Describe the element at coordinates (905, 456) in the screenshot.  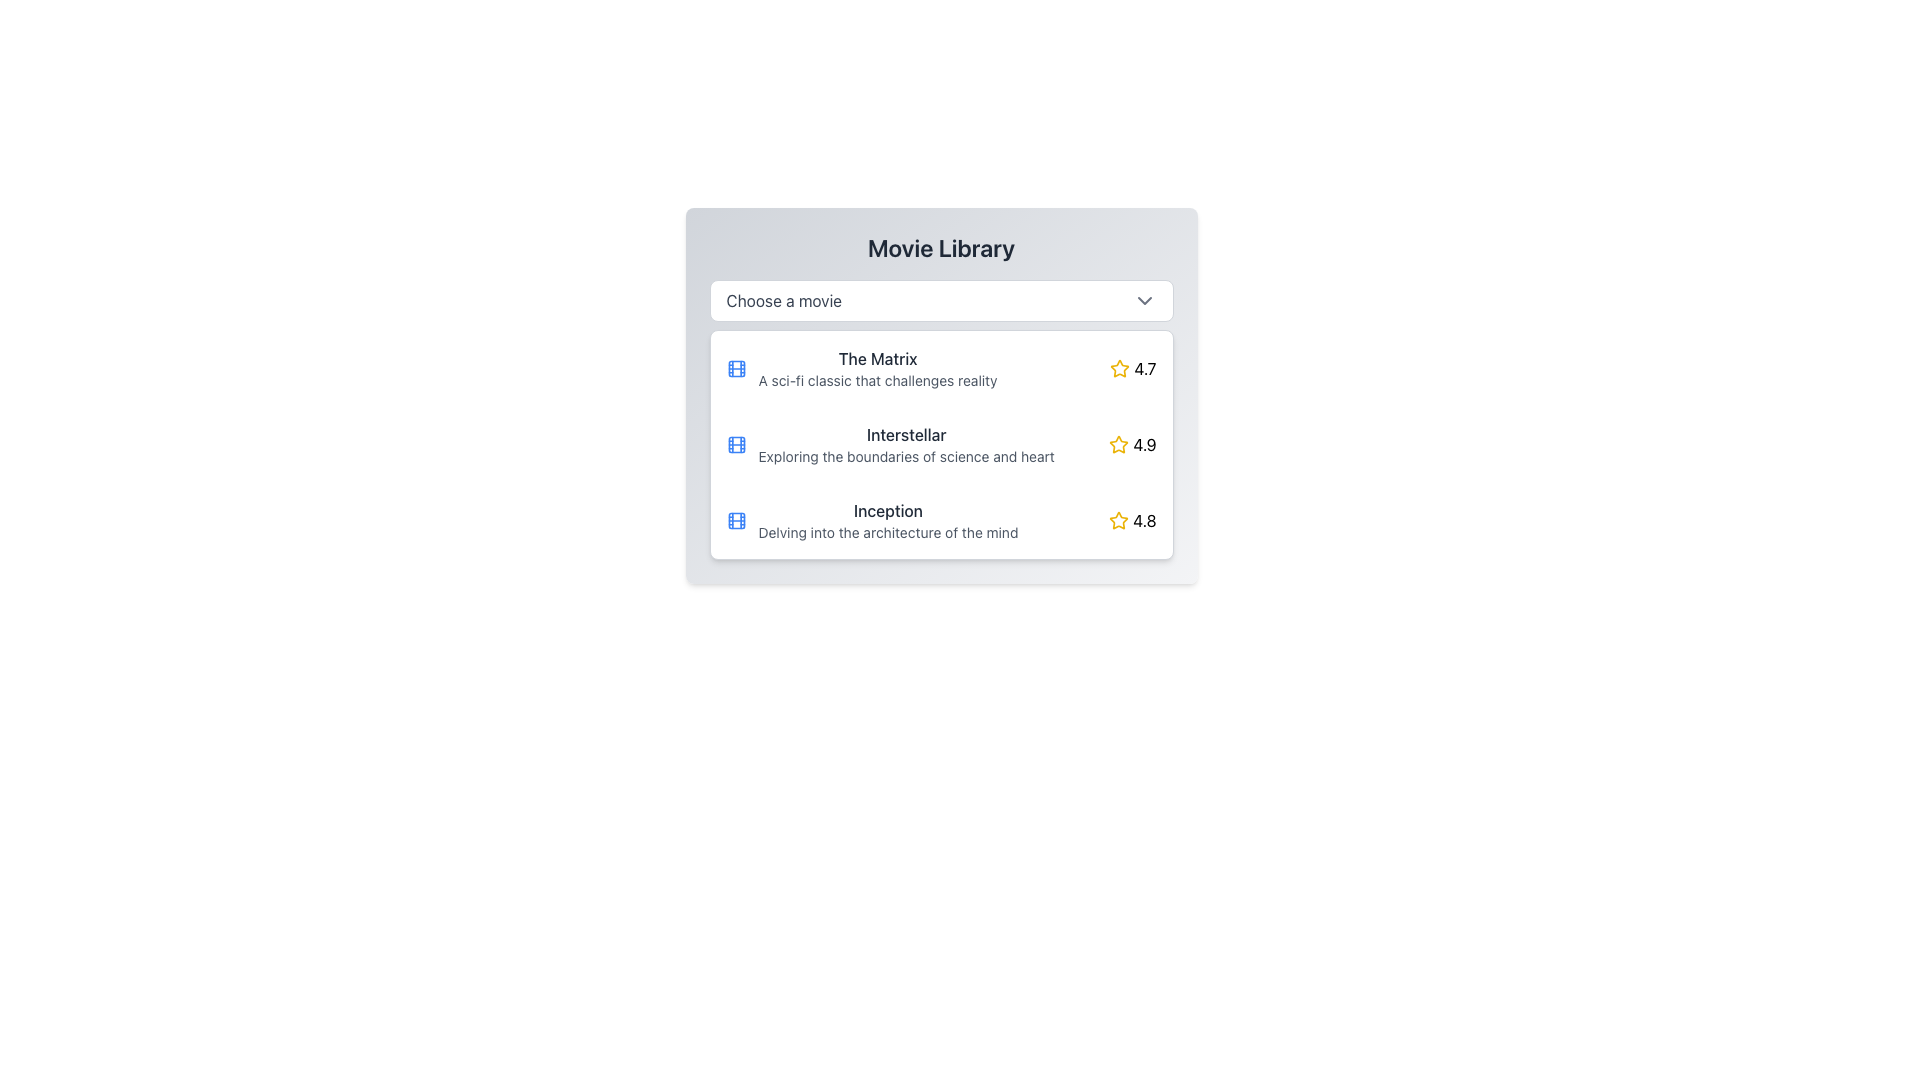
I see `text label providing additional context for the movie 'Interstellar' located below the title in the movie information list` at that location.